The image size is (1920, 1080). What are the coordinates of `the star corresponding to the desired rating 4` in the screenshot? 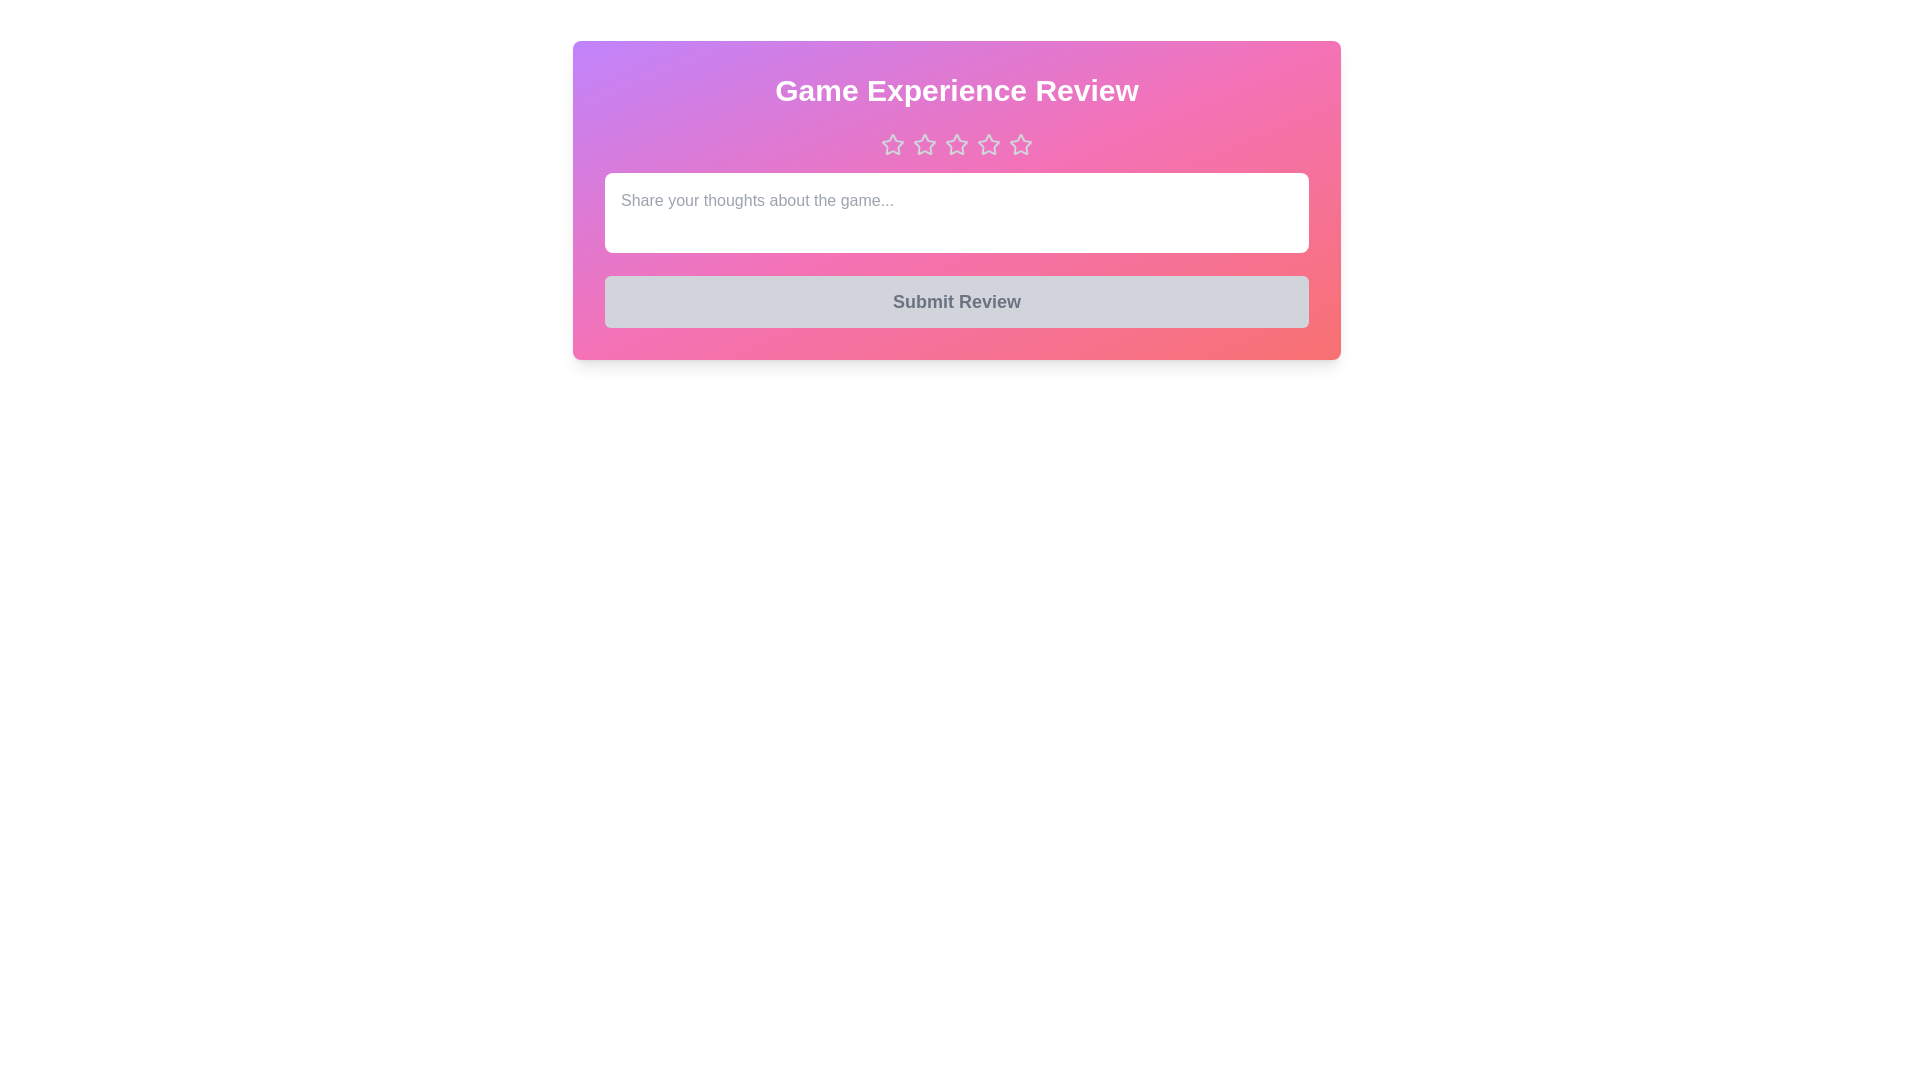 It's located at (988, 144).